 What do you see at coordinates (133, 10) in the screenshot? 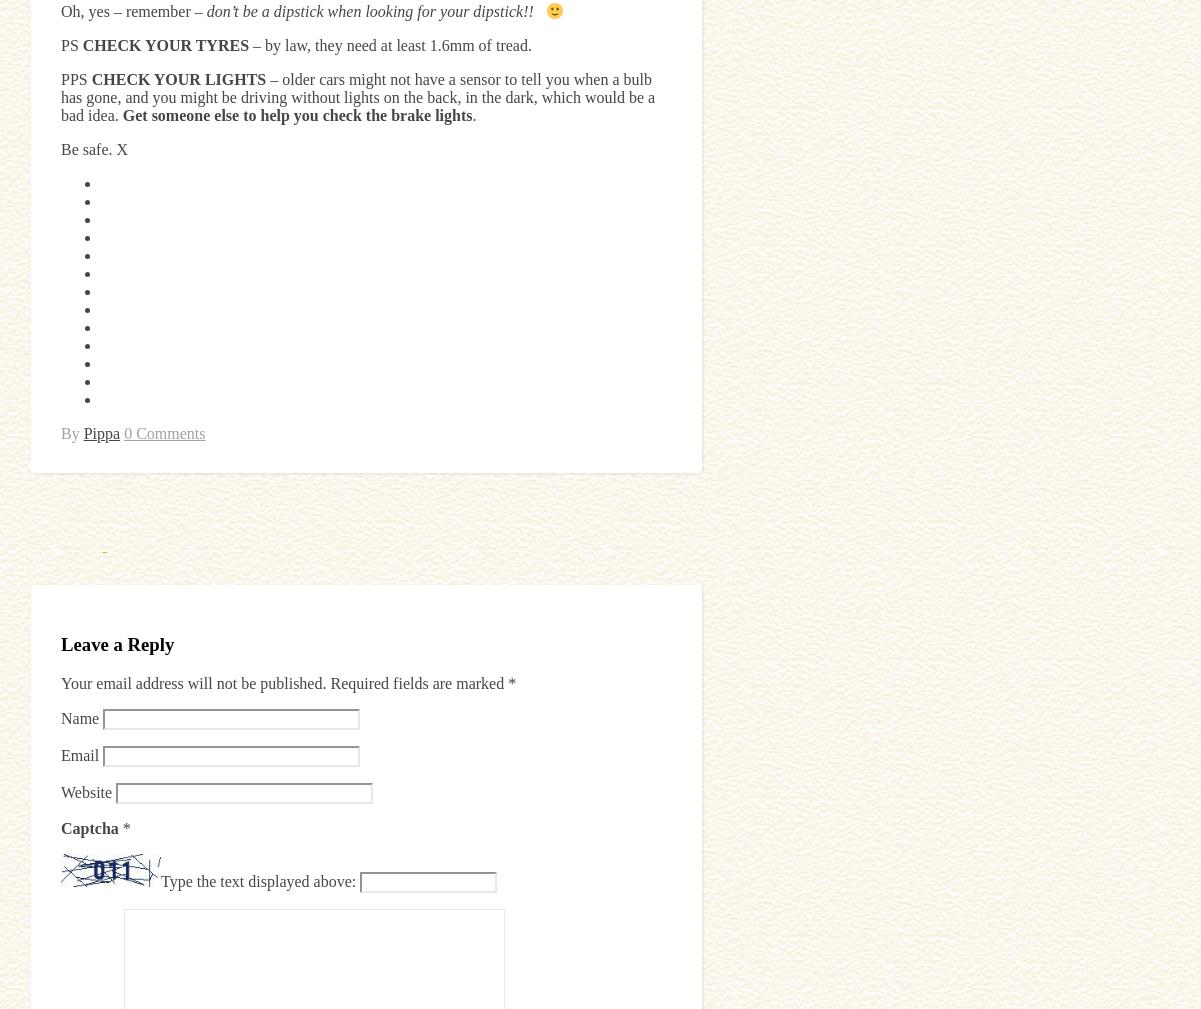
I see `'Oh, yes – remember –'` at bounding box center [133, 10].